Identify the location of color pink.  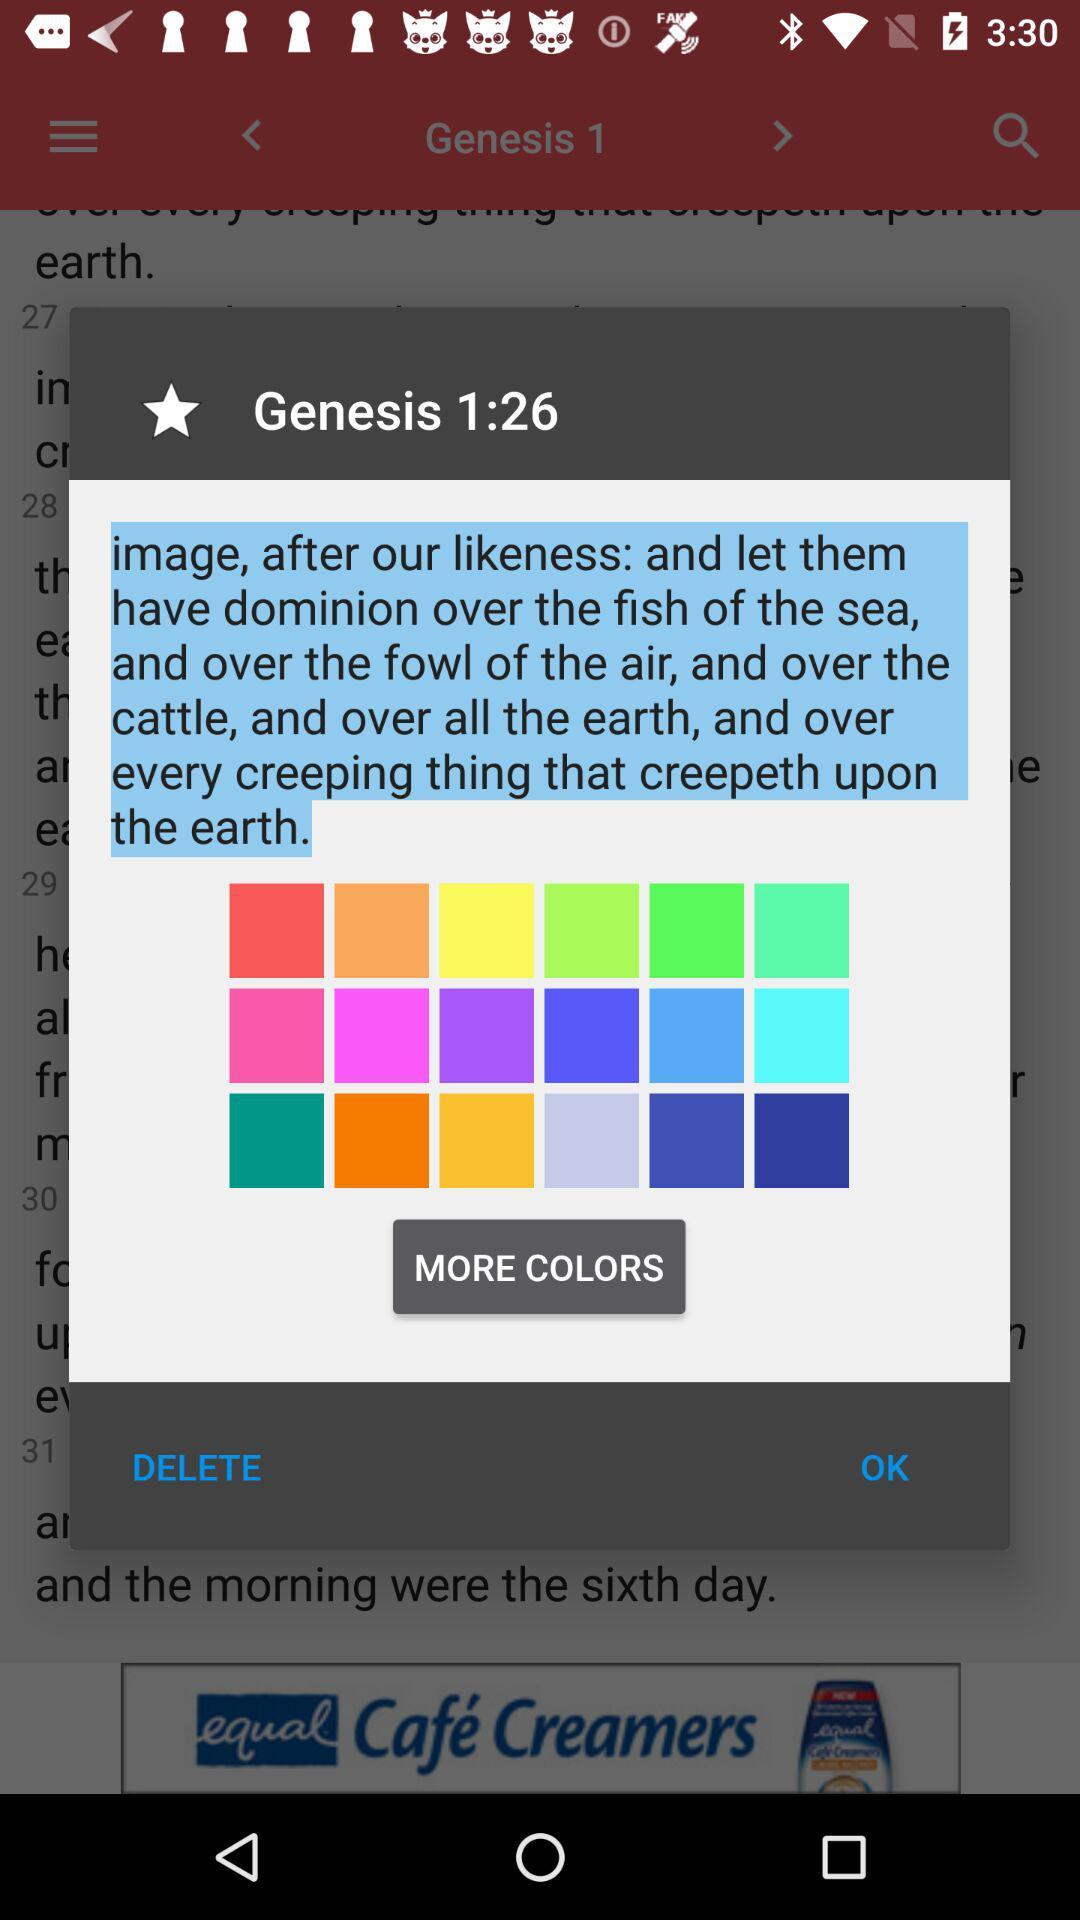
(381, 1035).